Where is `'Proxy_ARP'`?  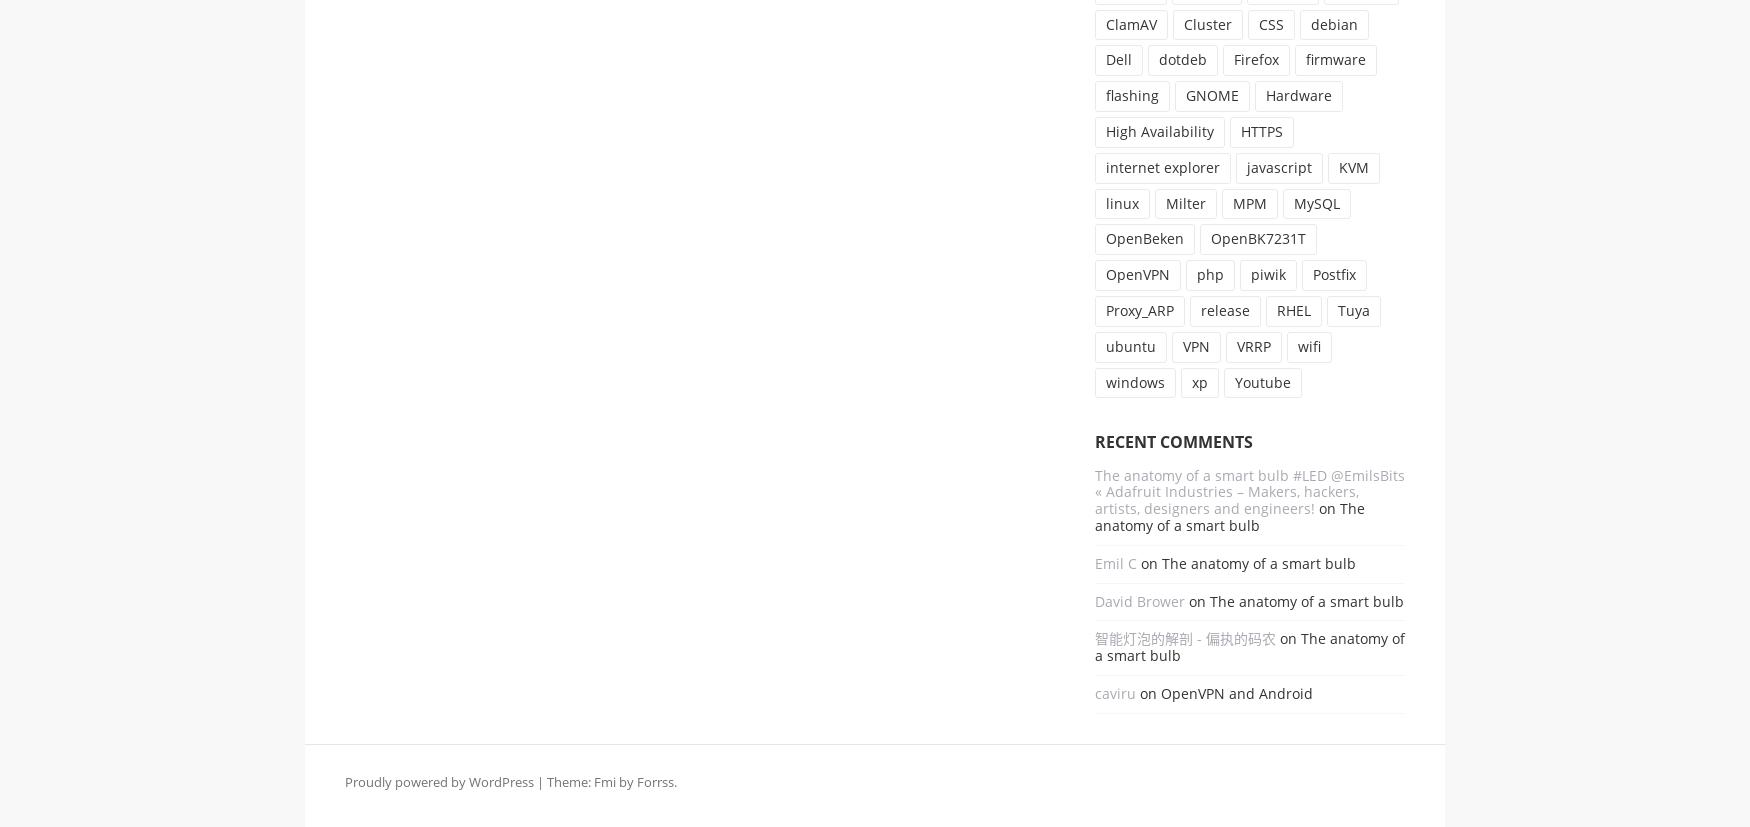 'Proxy_ARP' is located at coordinates (1138, 308).